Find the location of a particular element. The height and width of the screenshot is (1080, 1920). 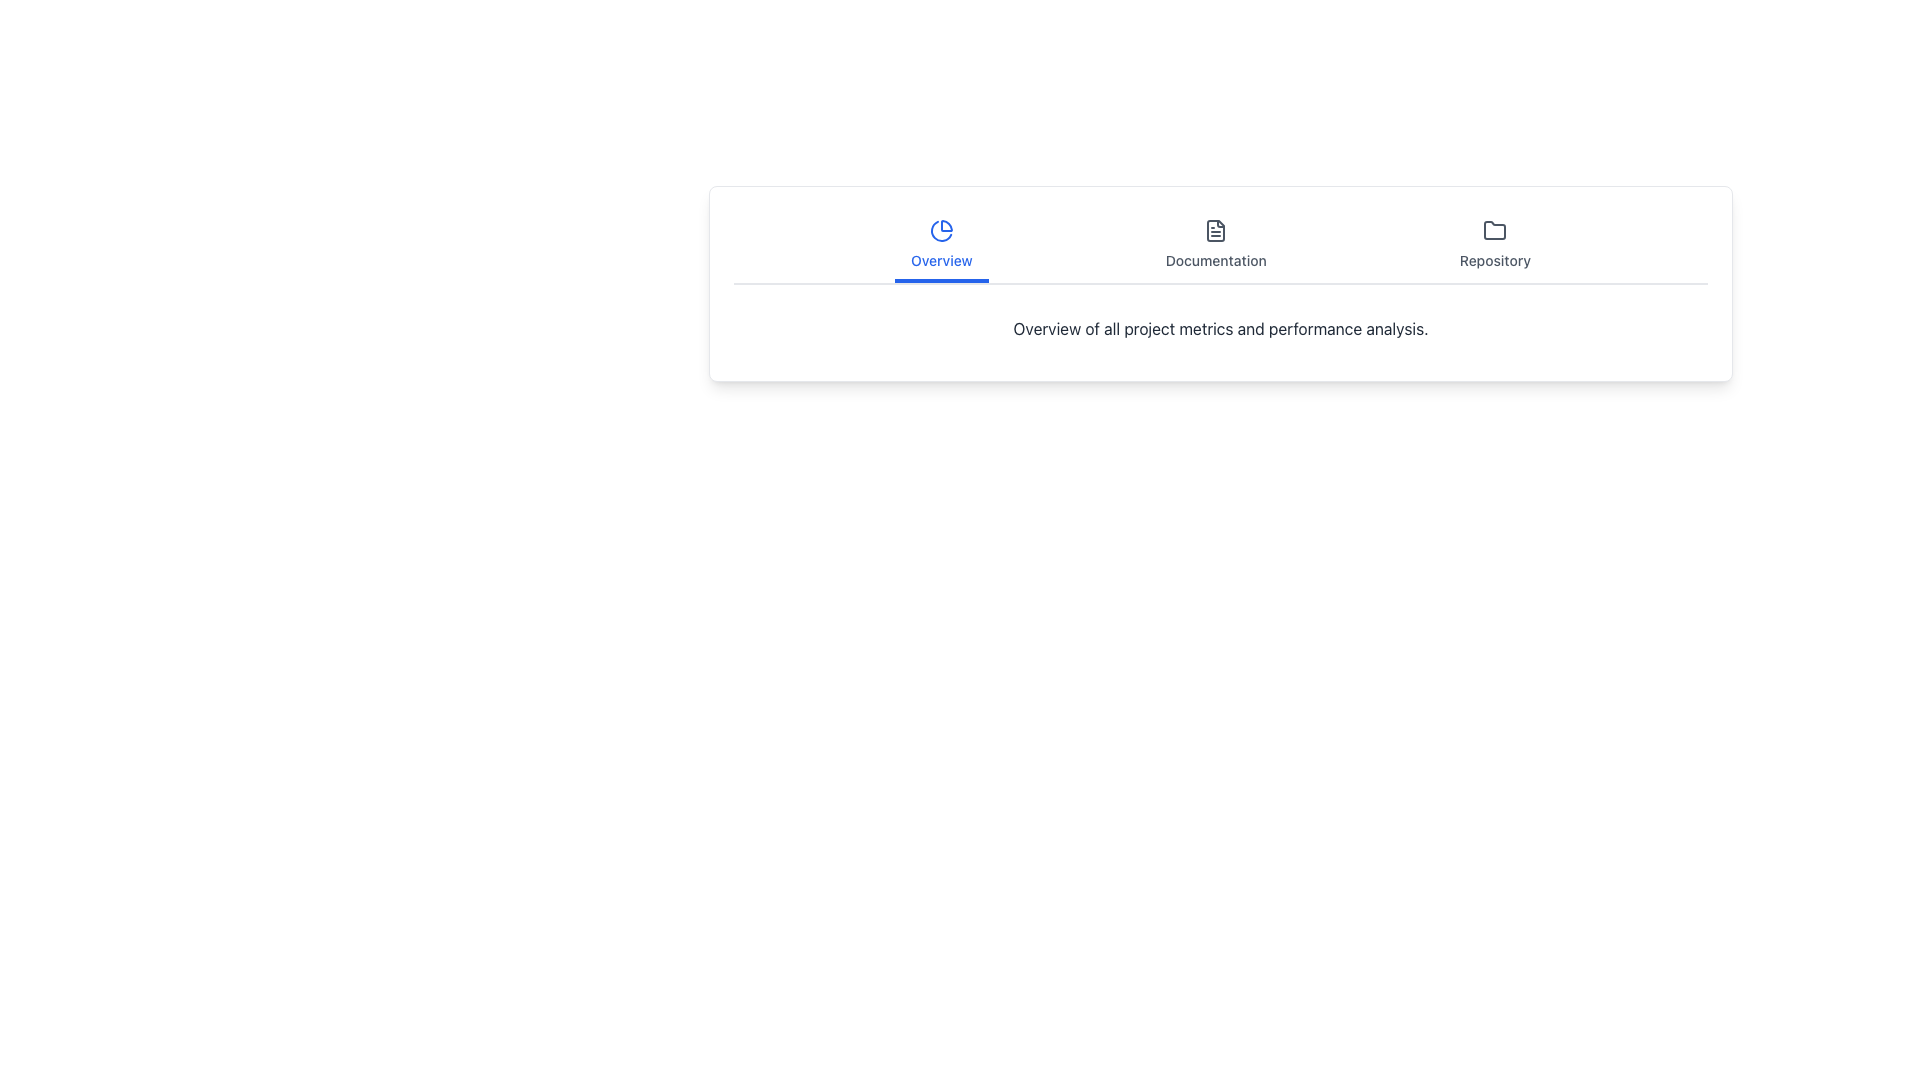

the folder icon located above the label 'Repository' is located at coordinates (1495, 230).